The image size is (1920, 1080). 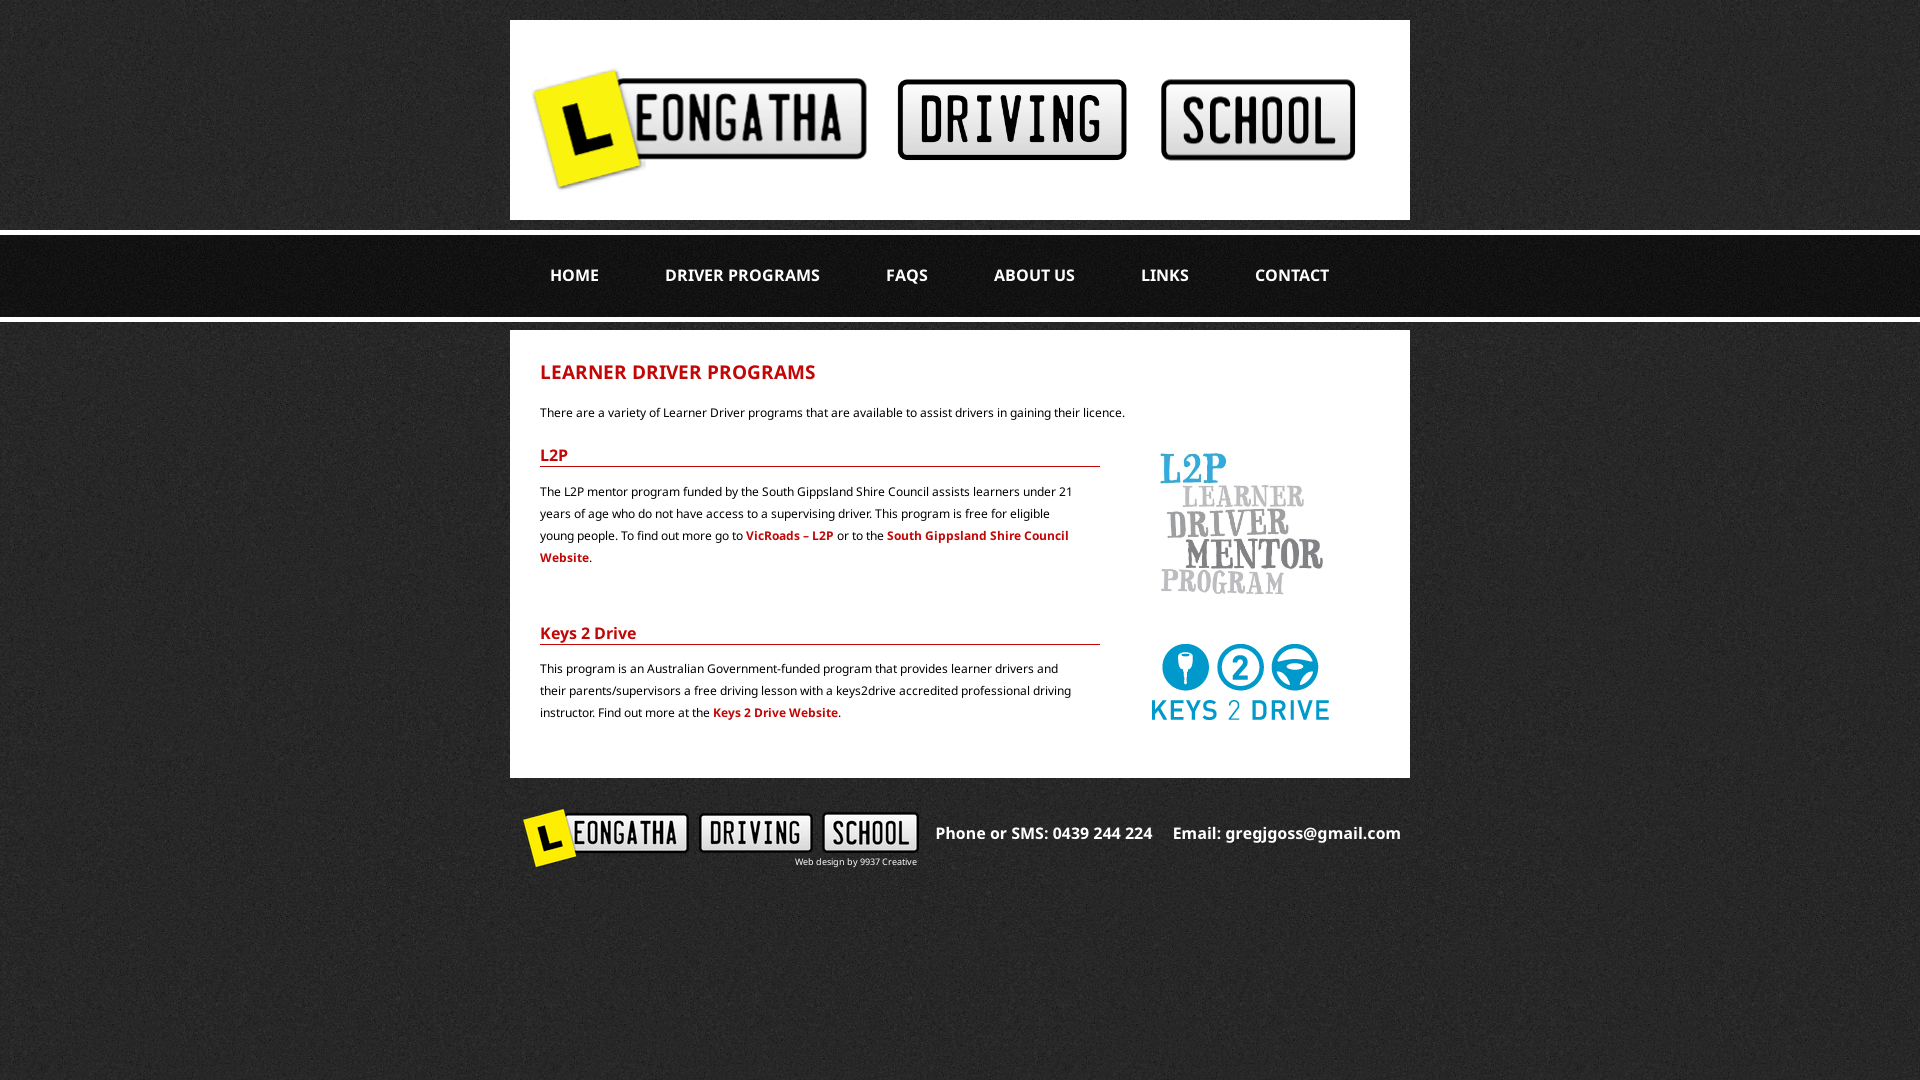 What do you see at coordinates (1165, 274) in the screenshot?
I see `'LINKS'` at bounding box center [1165, 274].